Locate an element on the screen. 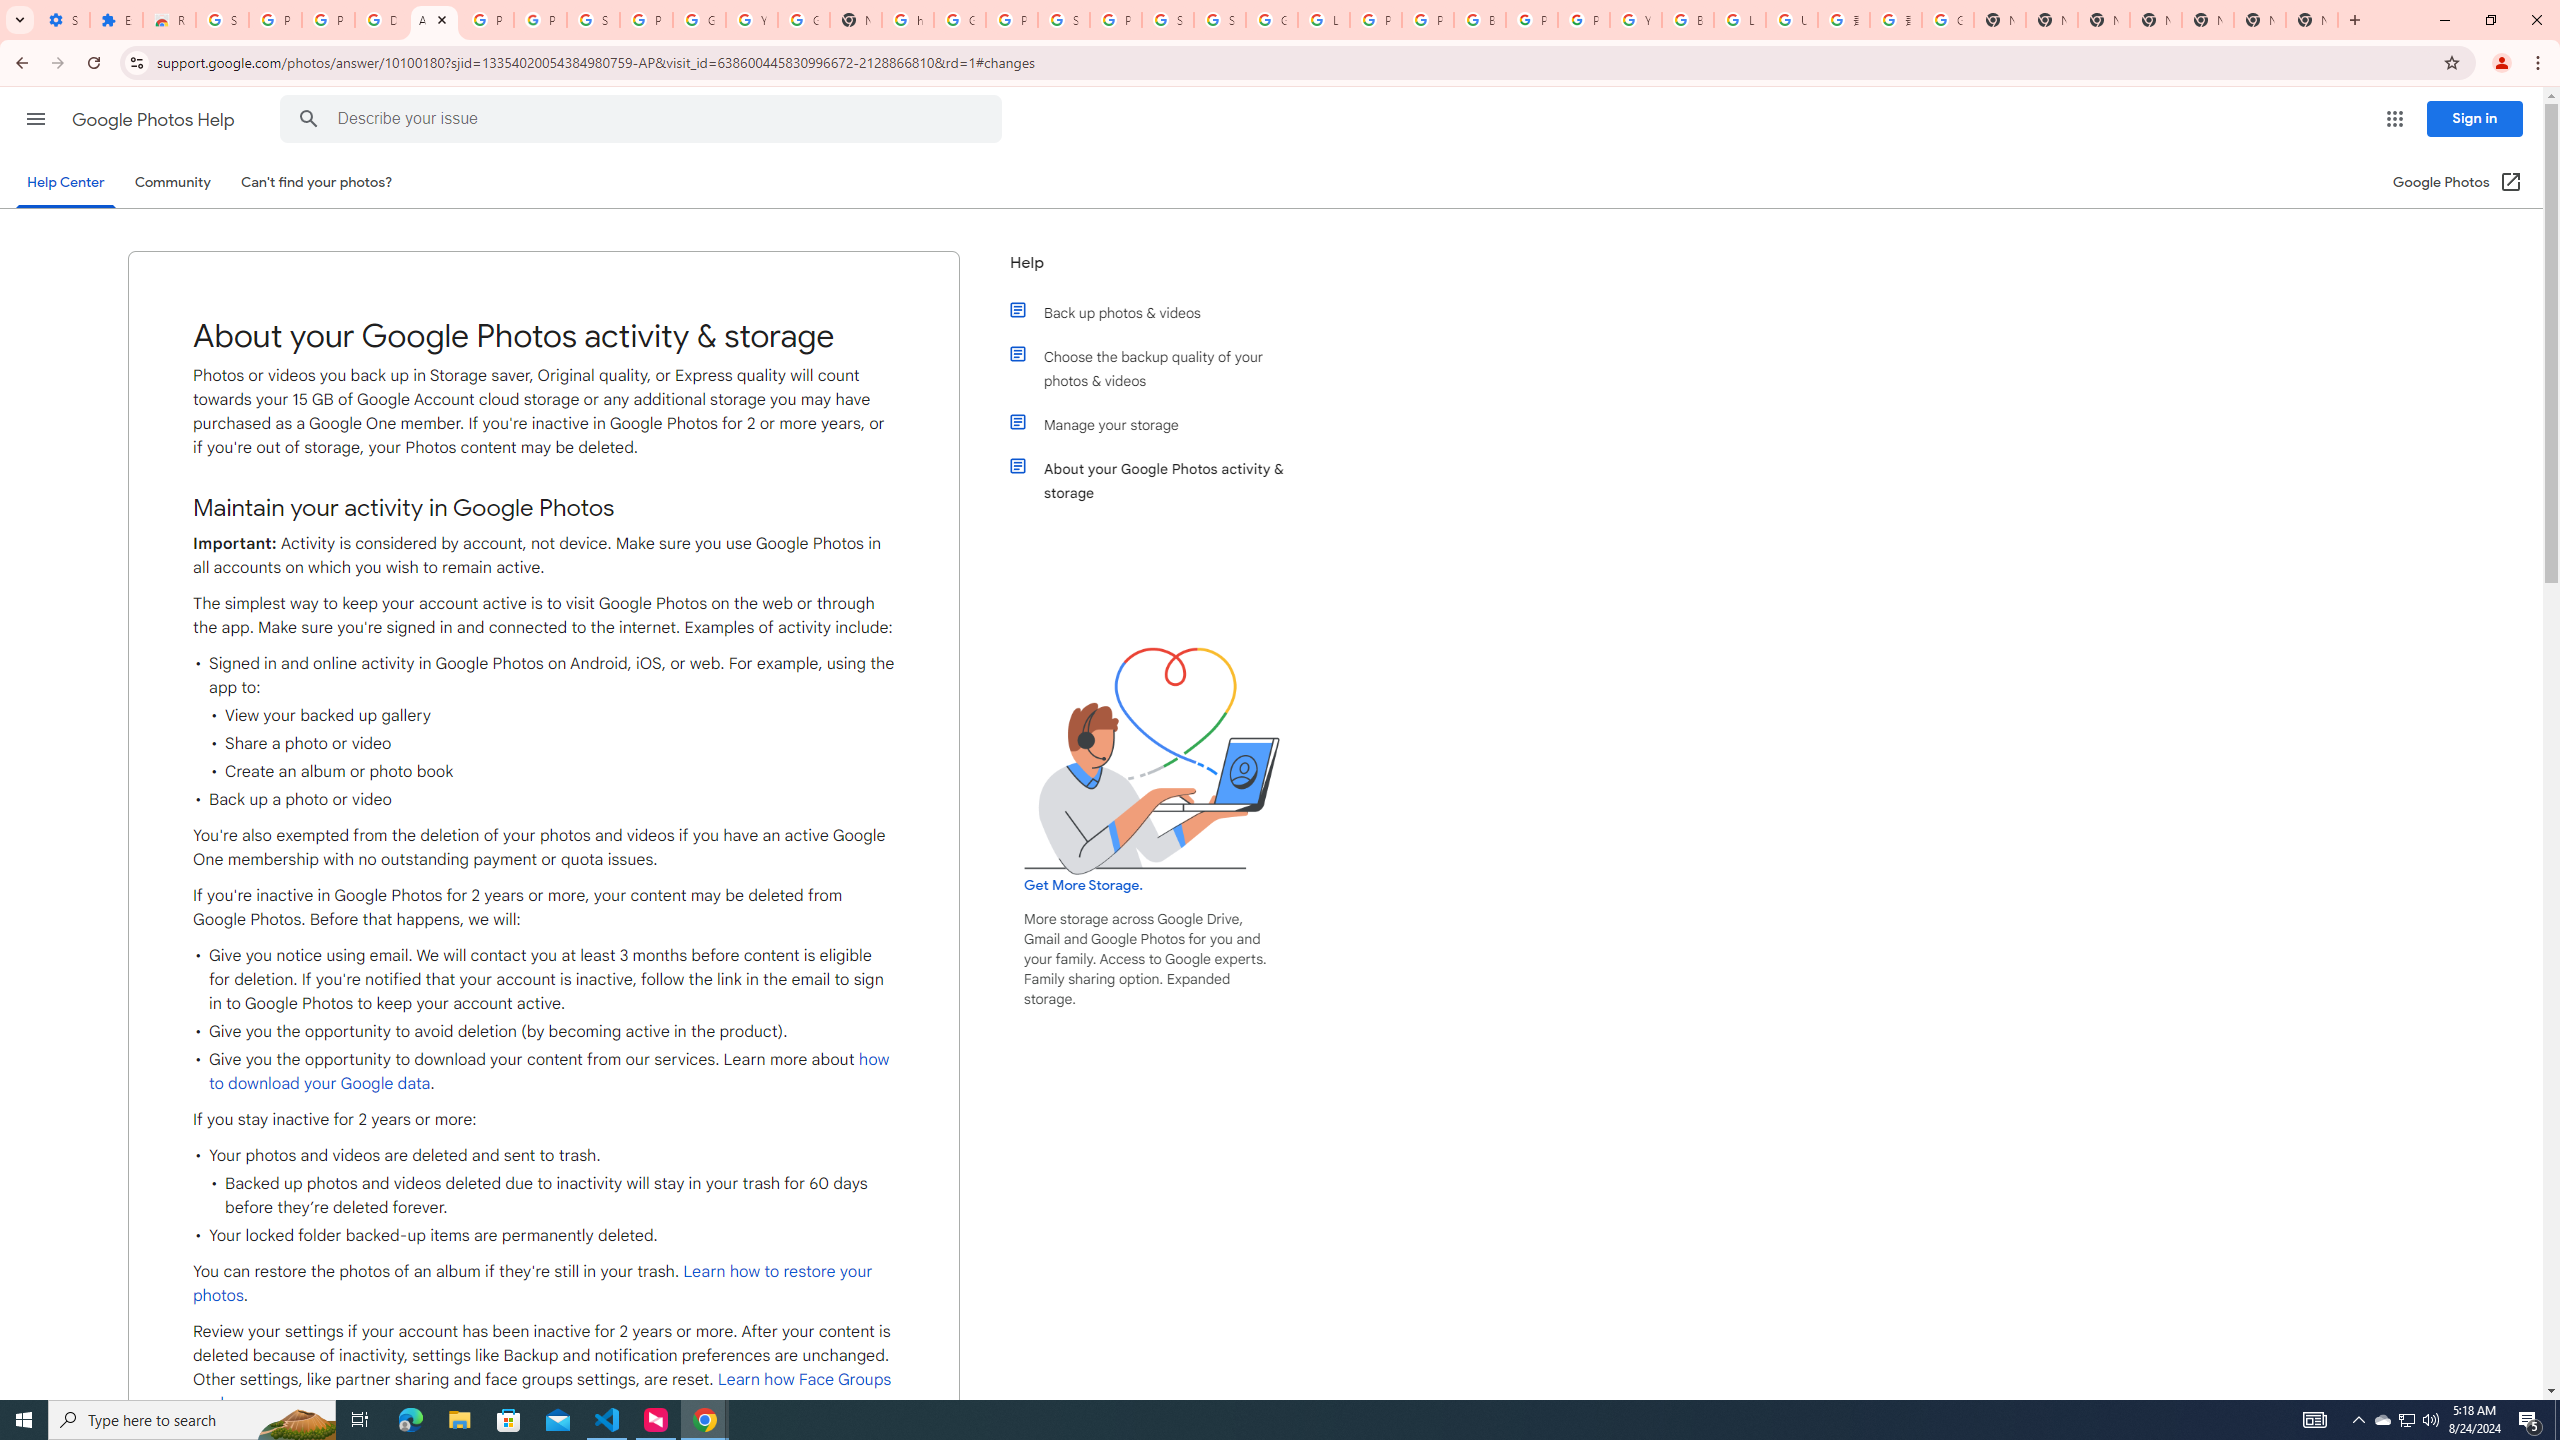  'Get More Storage.' is located at coordinates (1081, 885).